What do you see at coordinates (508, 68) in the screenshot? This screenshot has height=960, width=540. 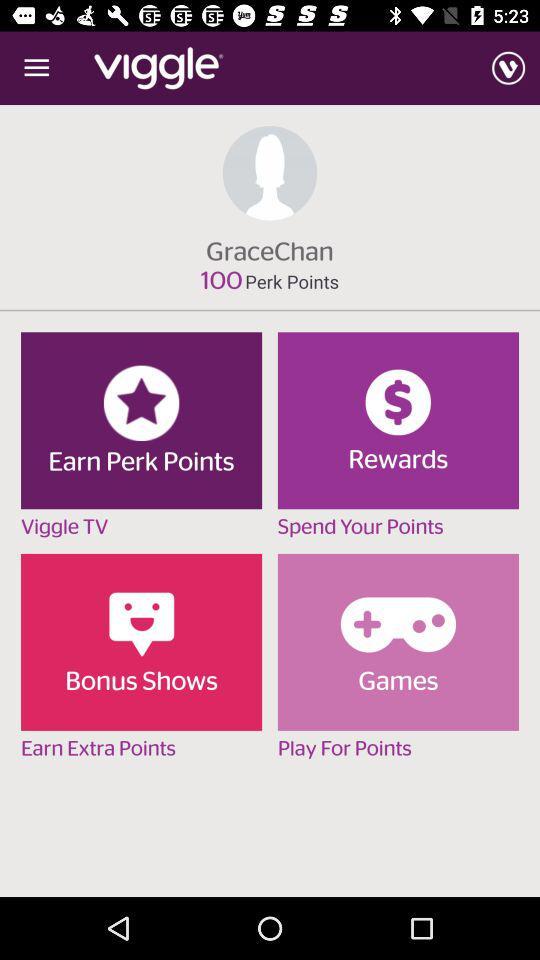 I see `item at the top right corner` at bounding box center [508, 68].